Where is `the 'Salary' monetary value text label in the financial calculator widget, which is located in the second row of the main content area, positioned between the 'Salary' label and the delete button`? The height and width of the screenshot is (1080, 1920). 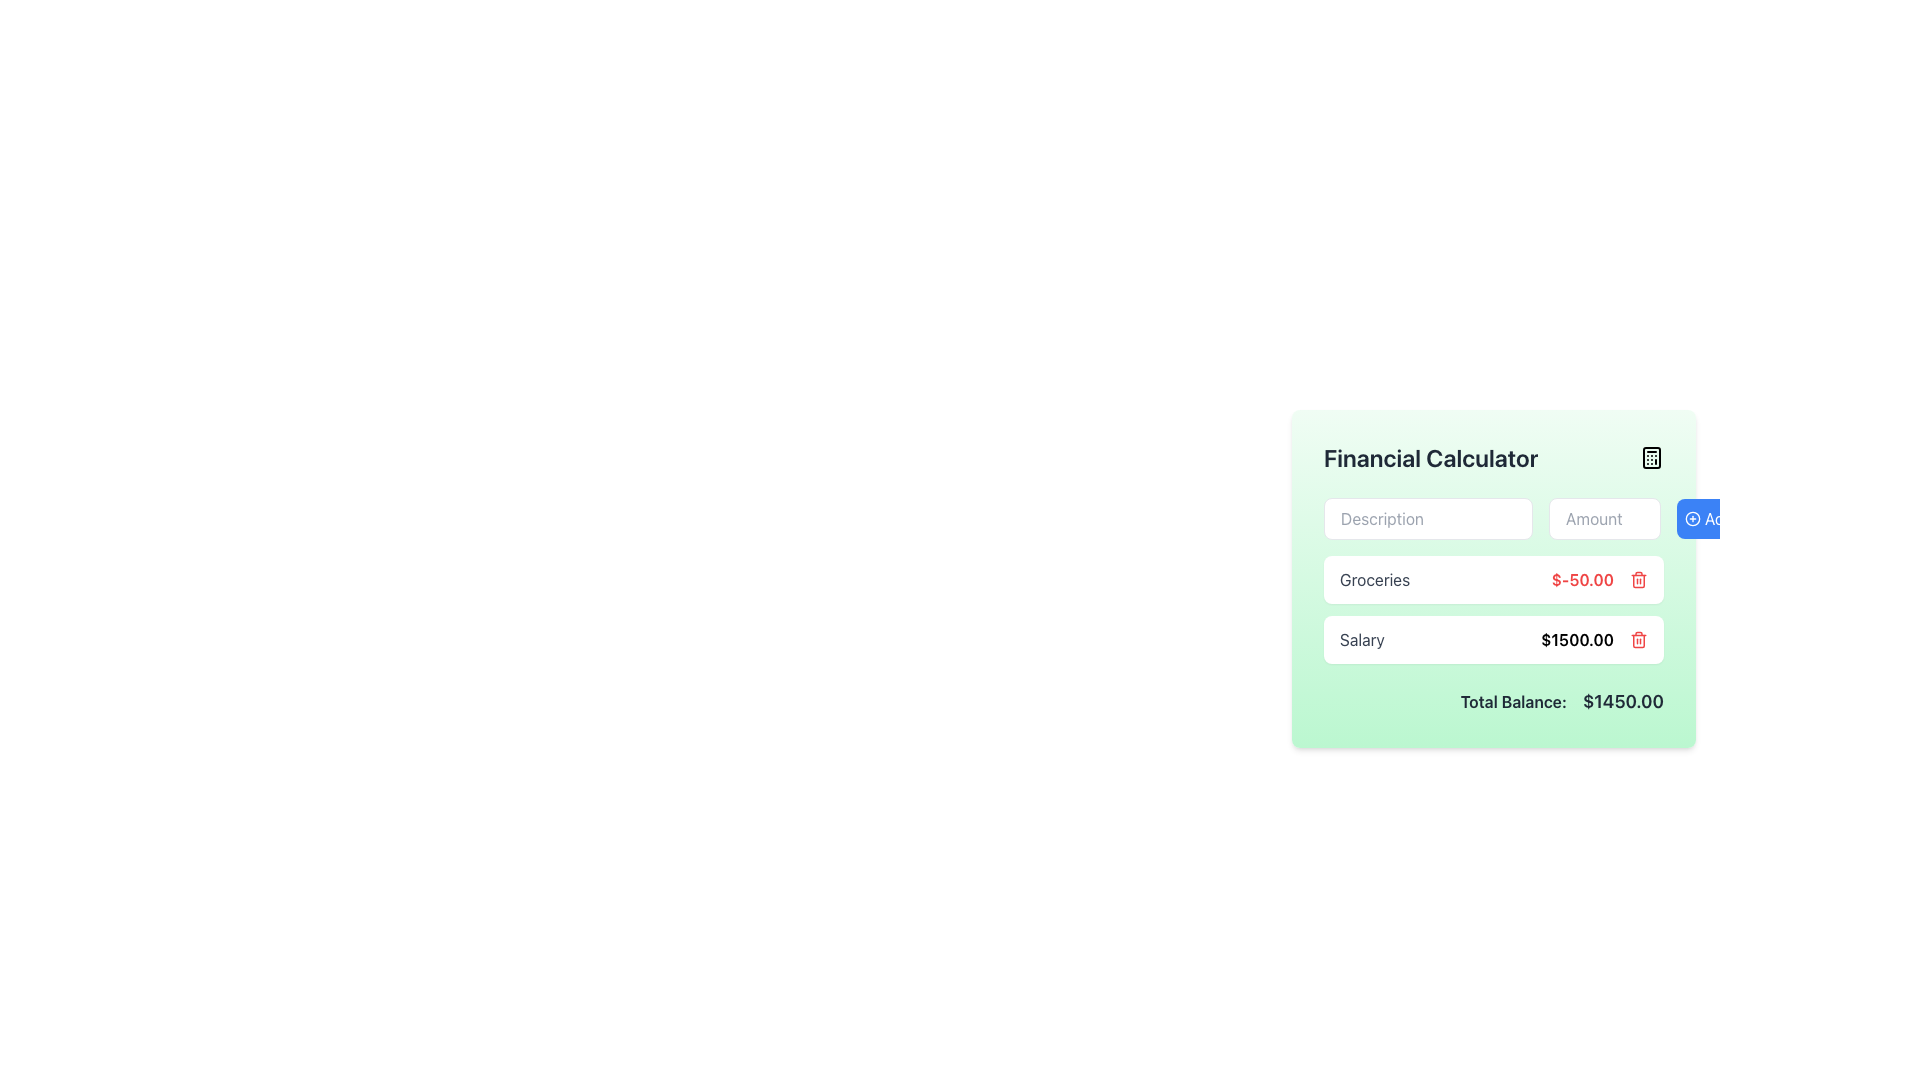
the 'Salary' monetary value text label in the financial calculator widget, which is located in the second row of the main content area, positioned between the 'Salary' label and the delete button is located at coordinates (1593, 640).